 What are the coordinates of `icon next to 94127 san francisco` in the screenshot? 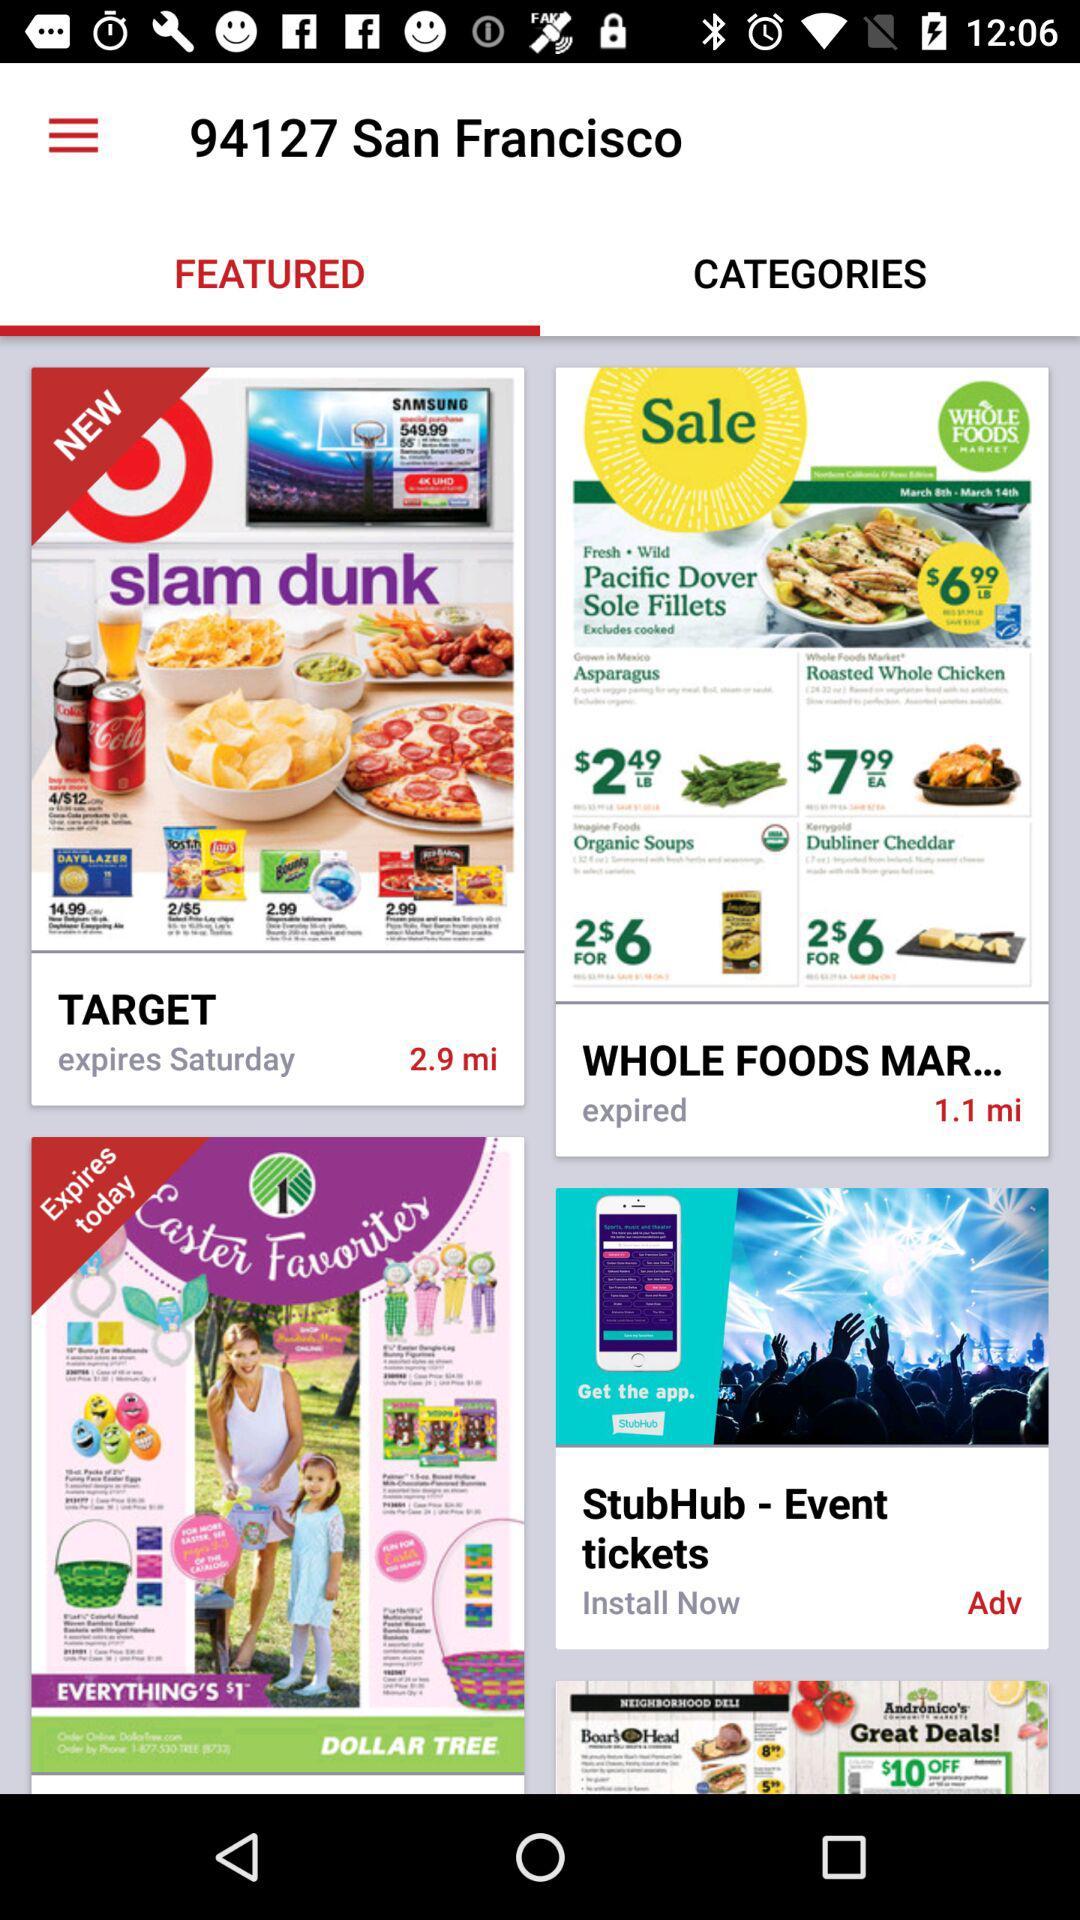 It's located at (72, 135).